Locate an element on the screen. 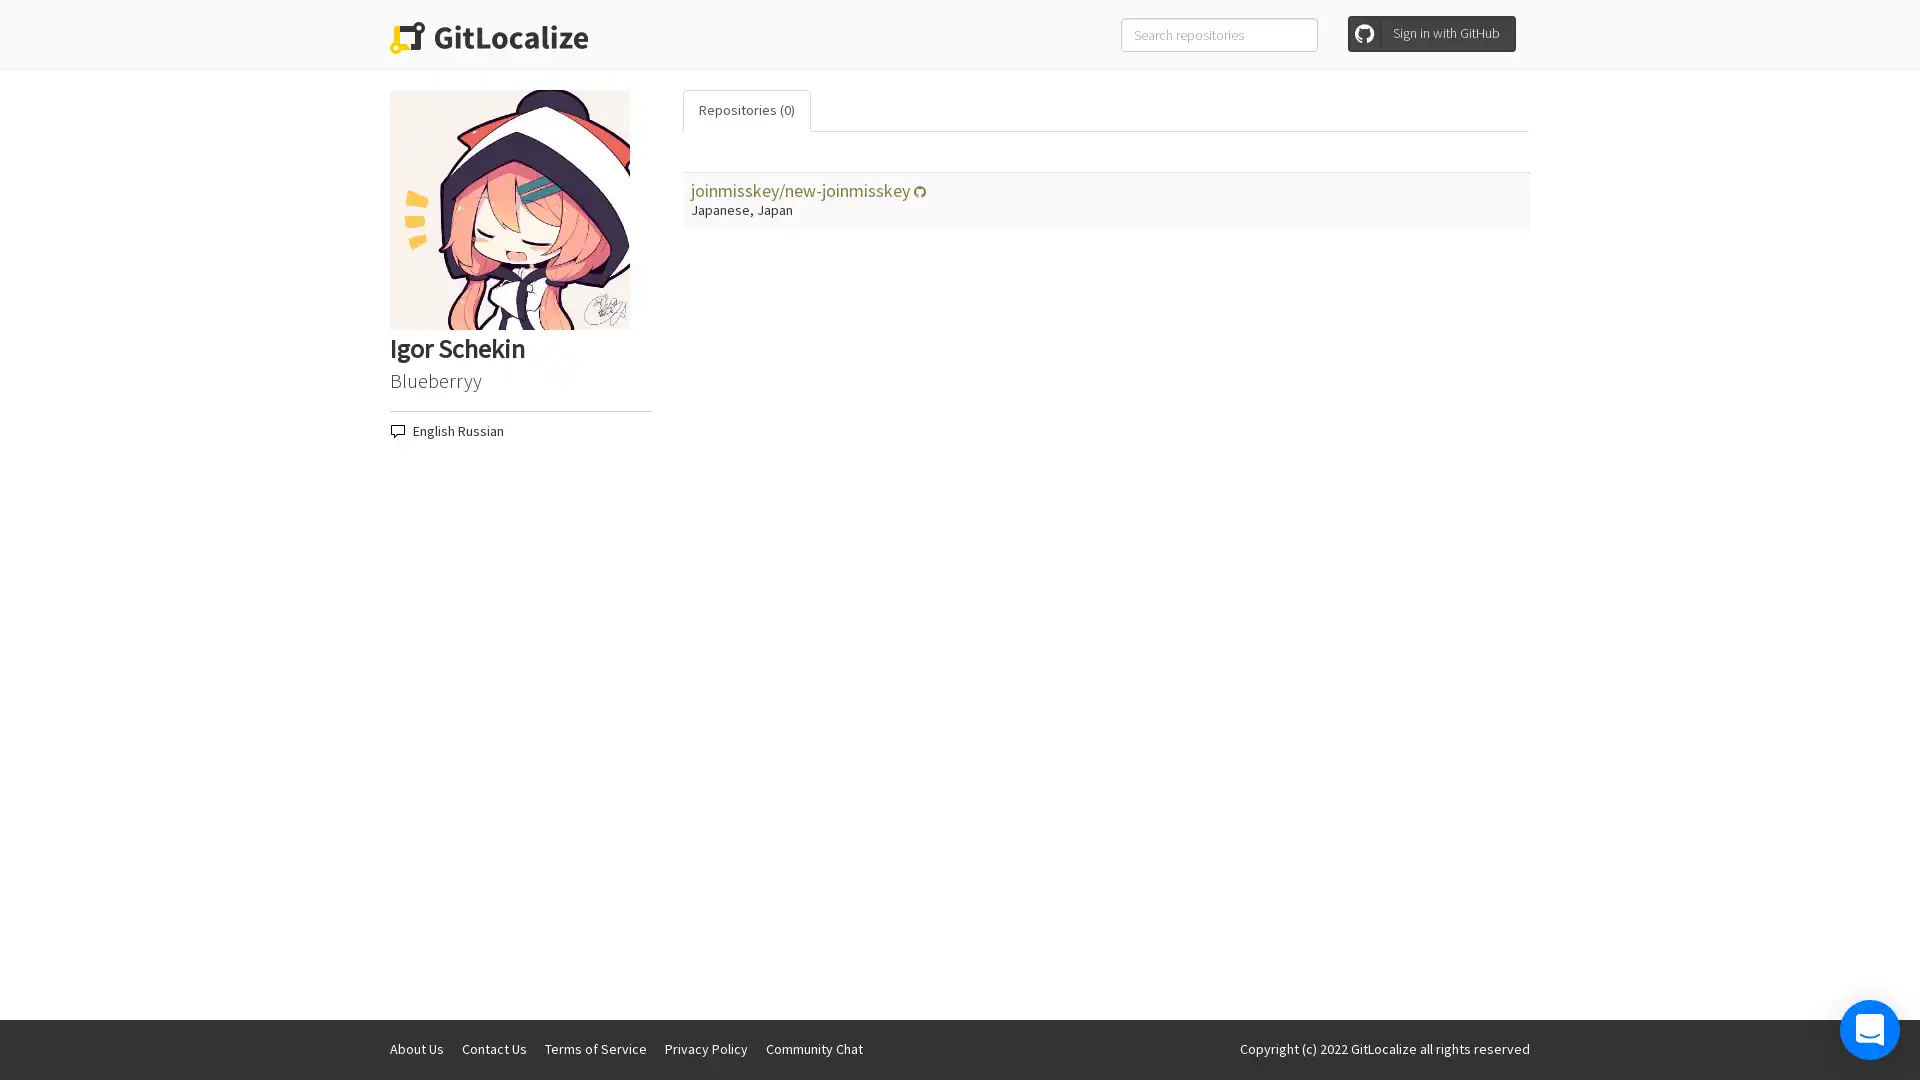 The height and width of the screenshot is (1080, 1920). Open Intercom Messenger is located at coordinates (1869, 1029).